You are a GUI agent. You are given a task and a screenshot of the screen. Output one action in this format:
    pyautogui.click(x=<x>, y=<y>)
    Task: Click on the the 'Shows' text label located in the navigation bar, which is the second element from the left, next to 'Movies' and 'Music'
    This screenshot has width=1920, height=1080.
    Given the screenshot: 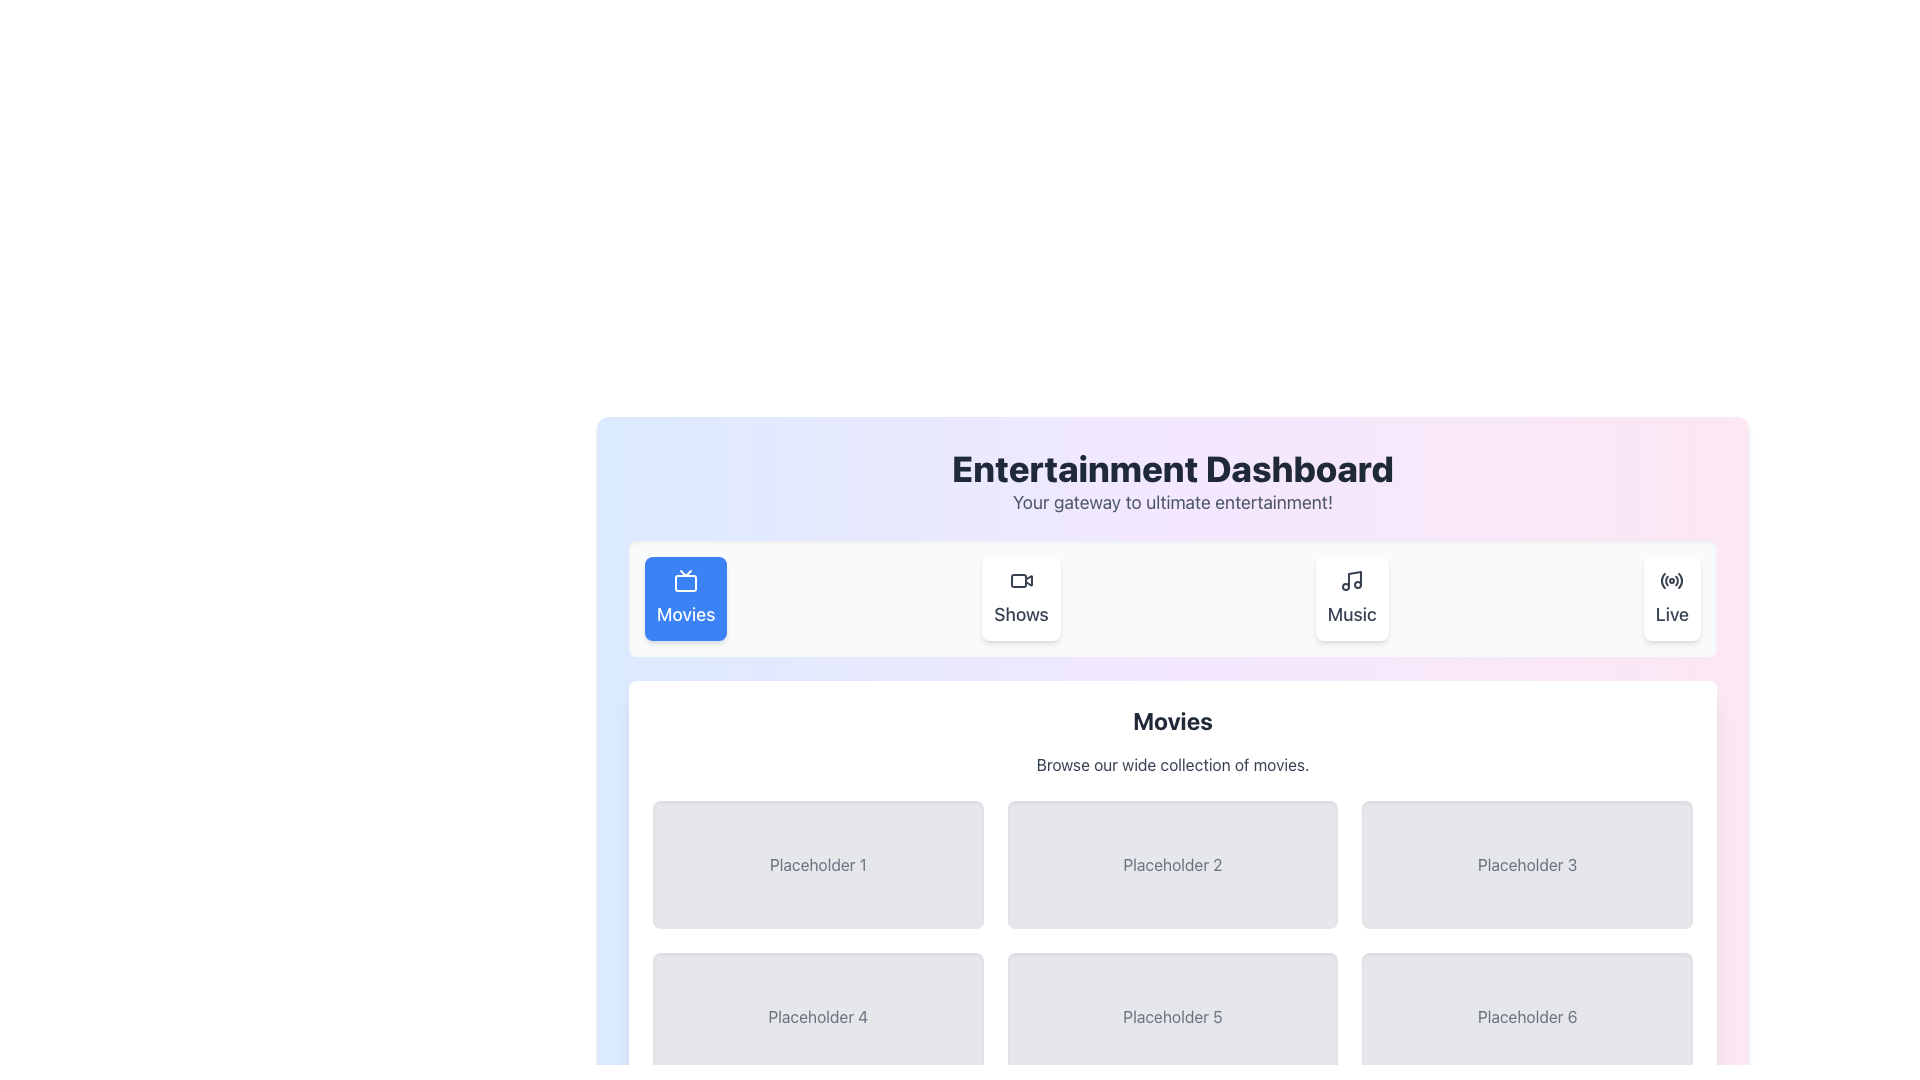 What is the action you would take?
    pyautogui.click(x=1021, y=613)
    